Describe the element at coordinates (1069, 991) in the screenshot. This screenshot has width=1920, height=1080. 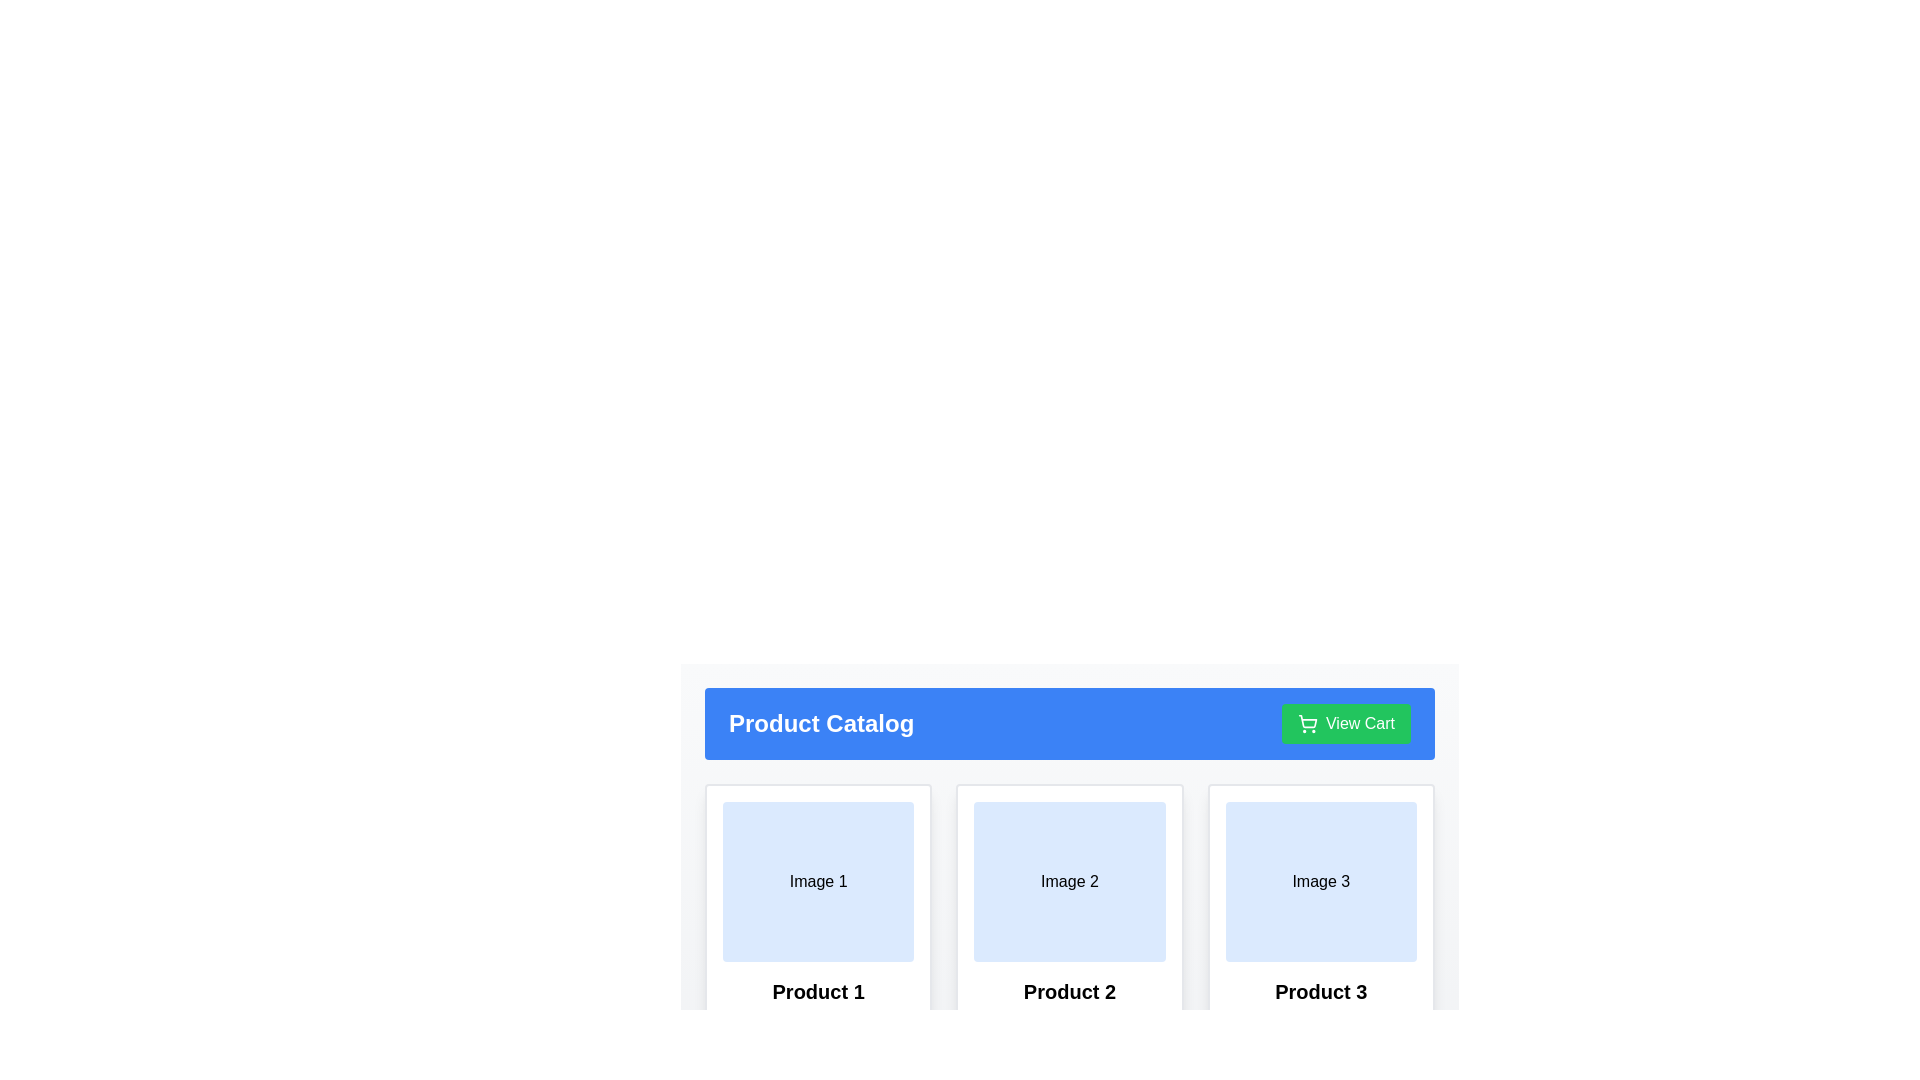
I see `text content of the Text Label that identifies the product, located at the bottom center of the second card in a horizontal sequence of three cards` at that location.